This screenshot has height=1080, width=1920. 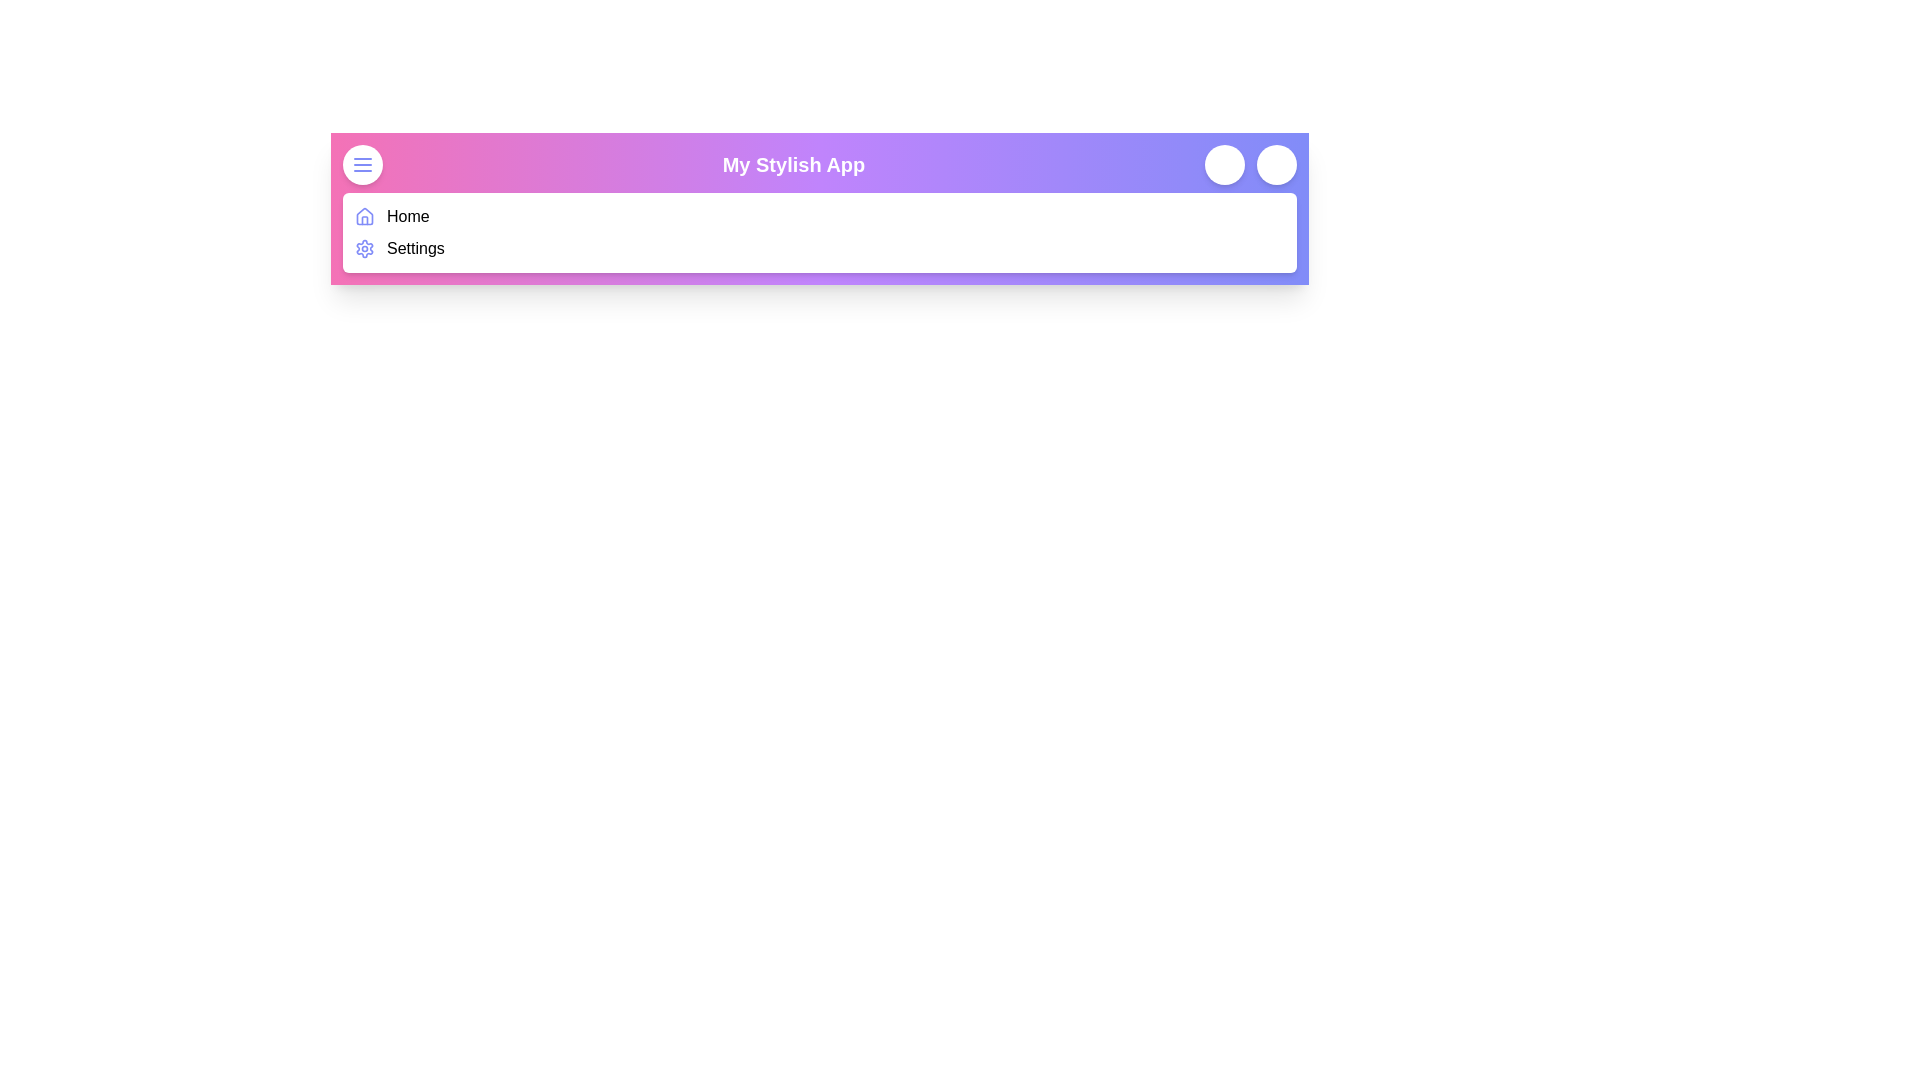 What do you see at coordinates (407, 216) in the screenshot?
I see `the 'Home' menu item in the navigation bar` at bounding box center [407, 216].